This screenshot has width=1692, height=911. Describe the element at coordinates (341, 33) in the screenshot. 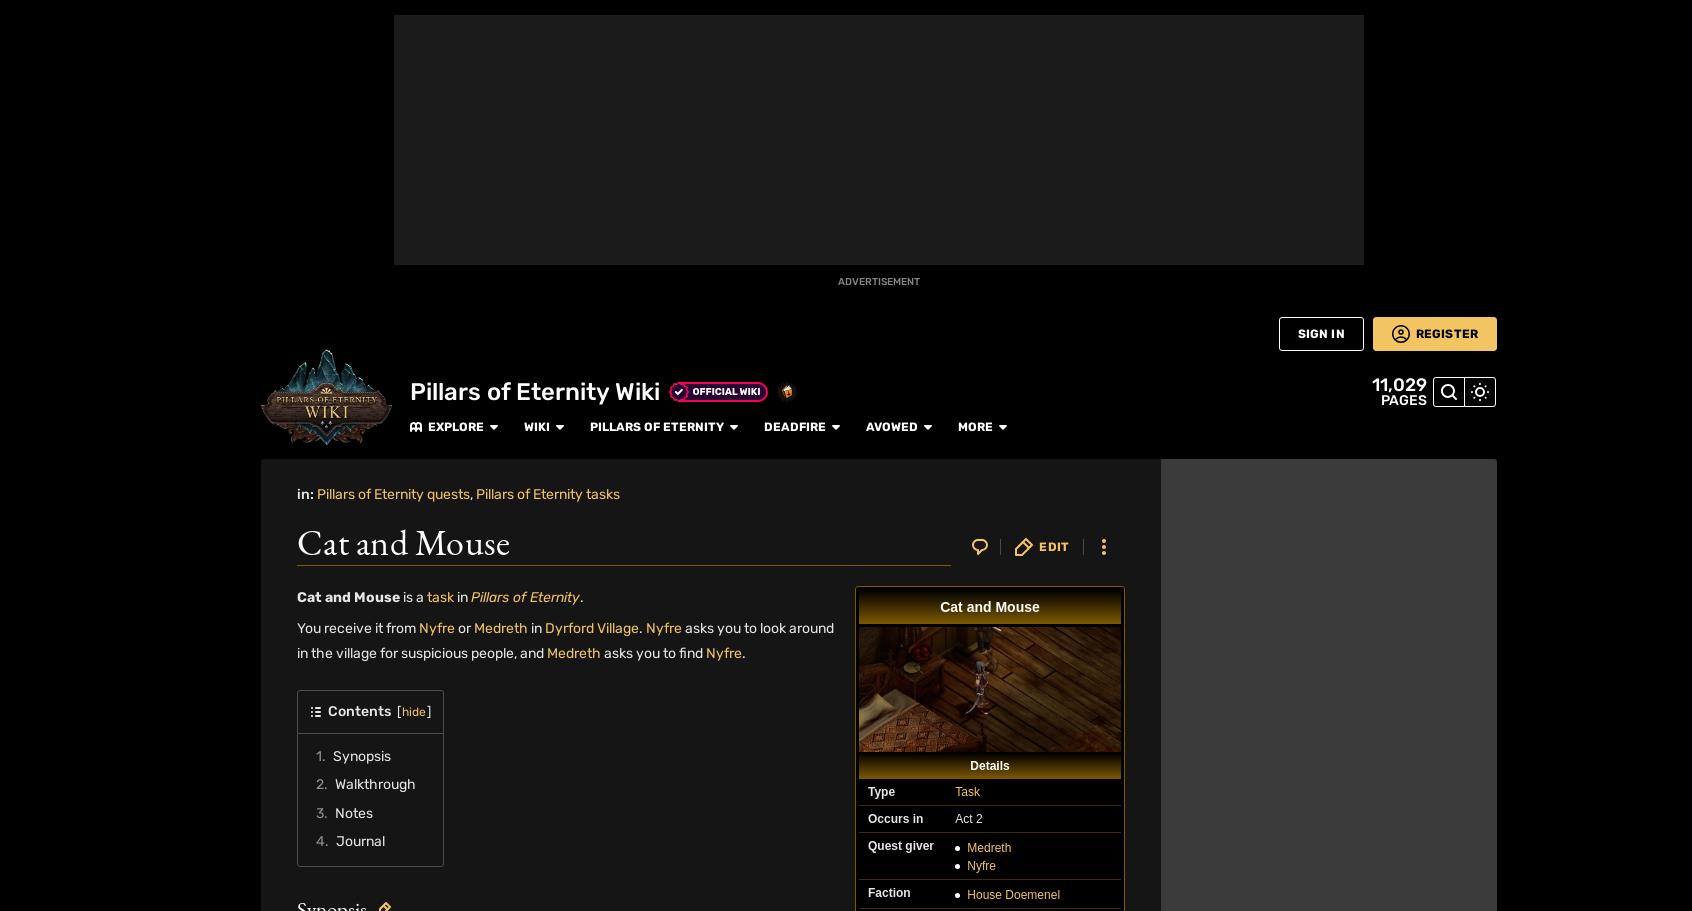

I see `'30007'` at that location.